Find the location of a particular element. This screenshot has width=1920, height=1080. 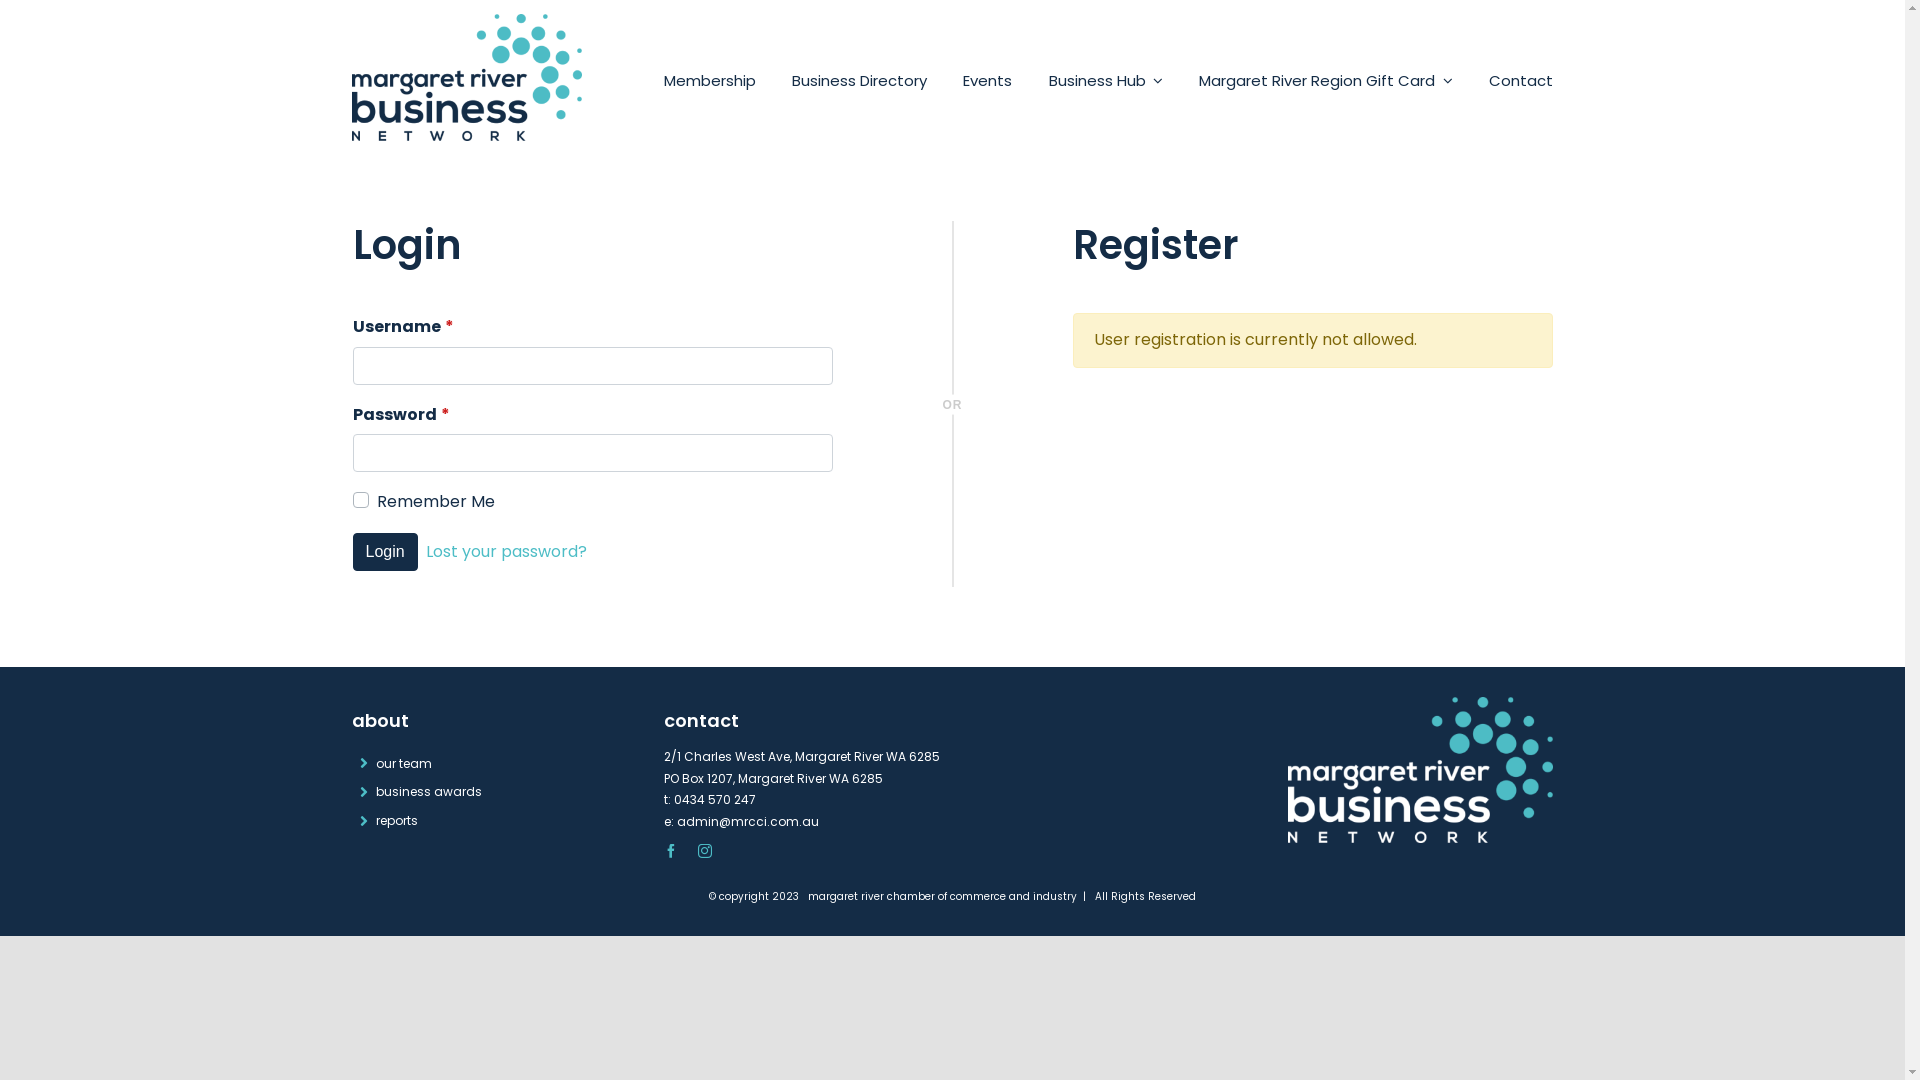

'Business Directory' is located at coordinates (859, 80).